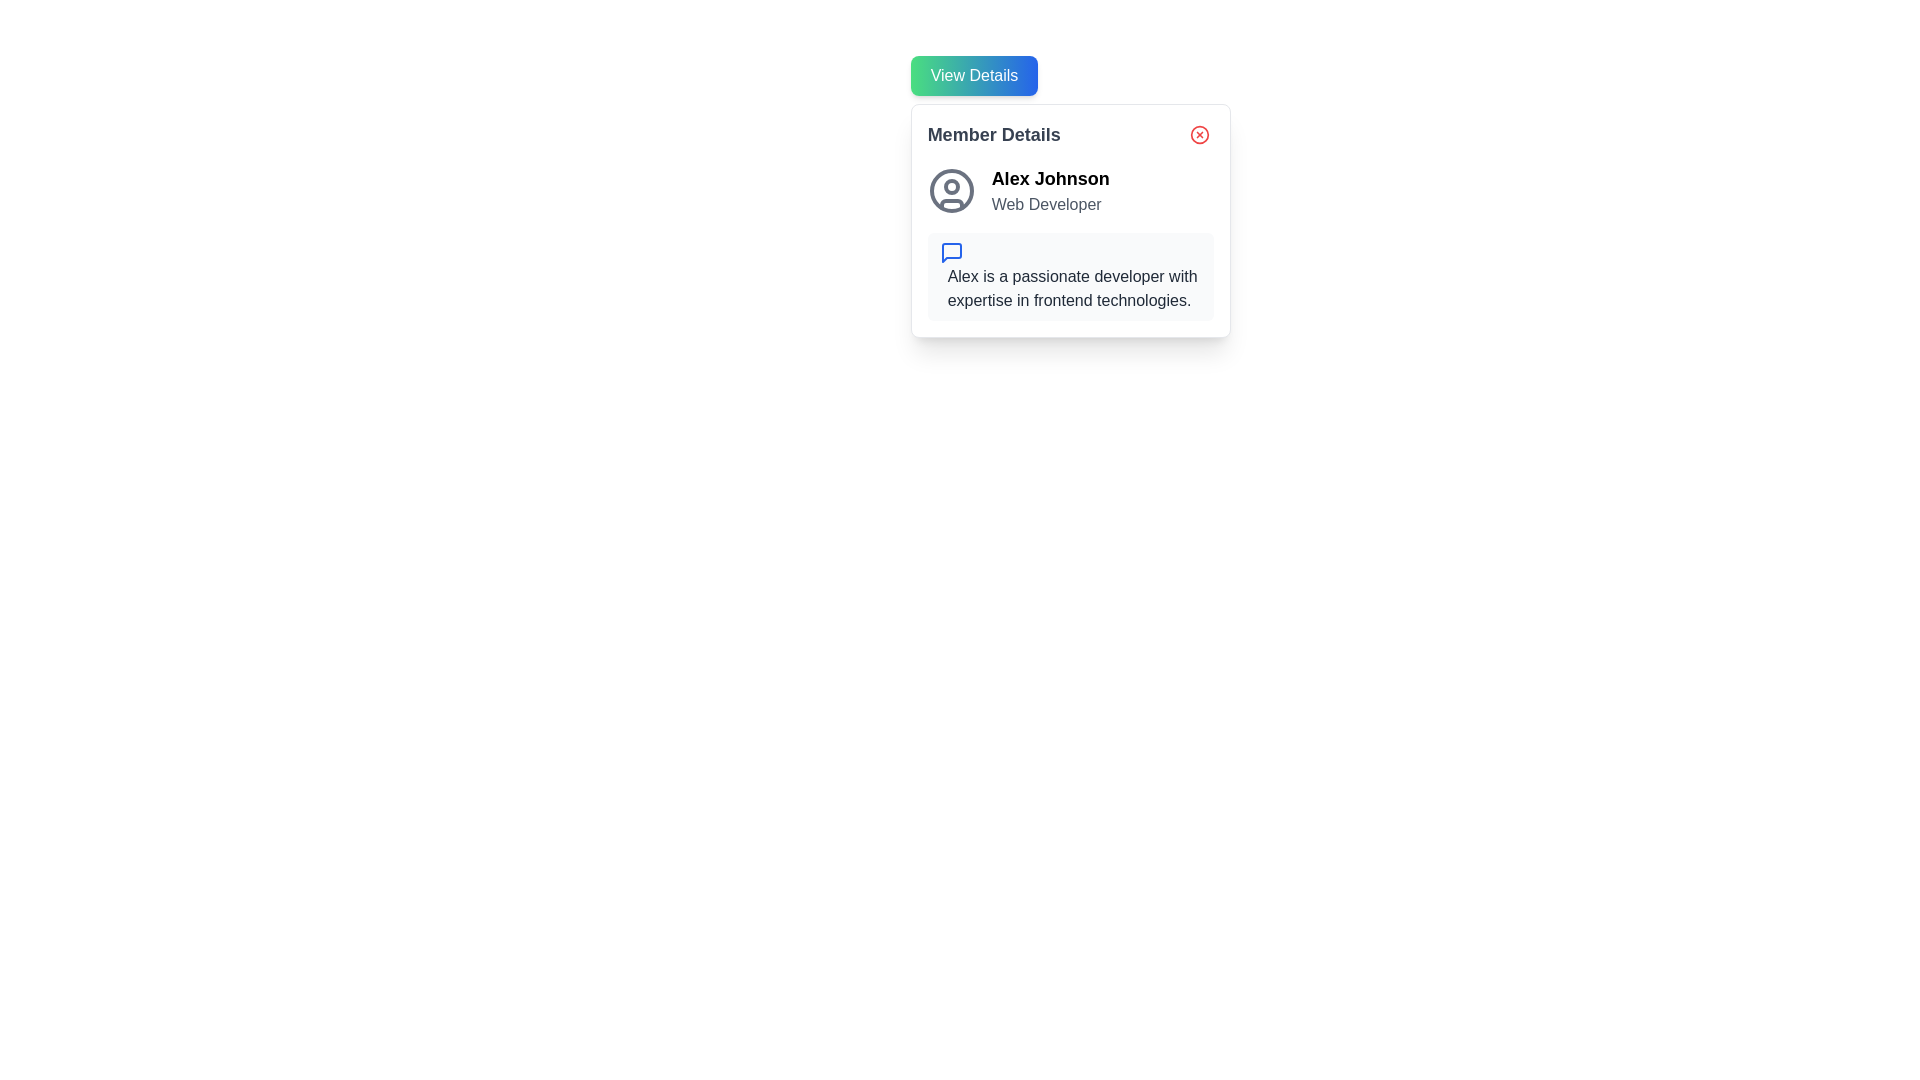 The height and width of the screenshot is (1080, 1920). What do you see at coordinates (950, 186) in the screenshot?
I see `the small circular component within the larger circular frame in the 'Member Details' section` at bounding box center [950, 186].